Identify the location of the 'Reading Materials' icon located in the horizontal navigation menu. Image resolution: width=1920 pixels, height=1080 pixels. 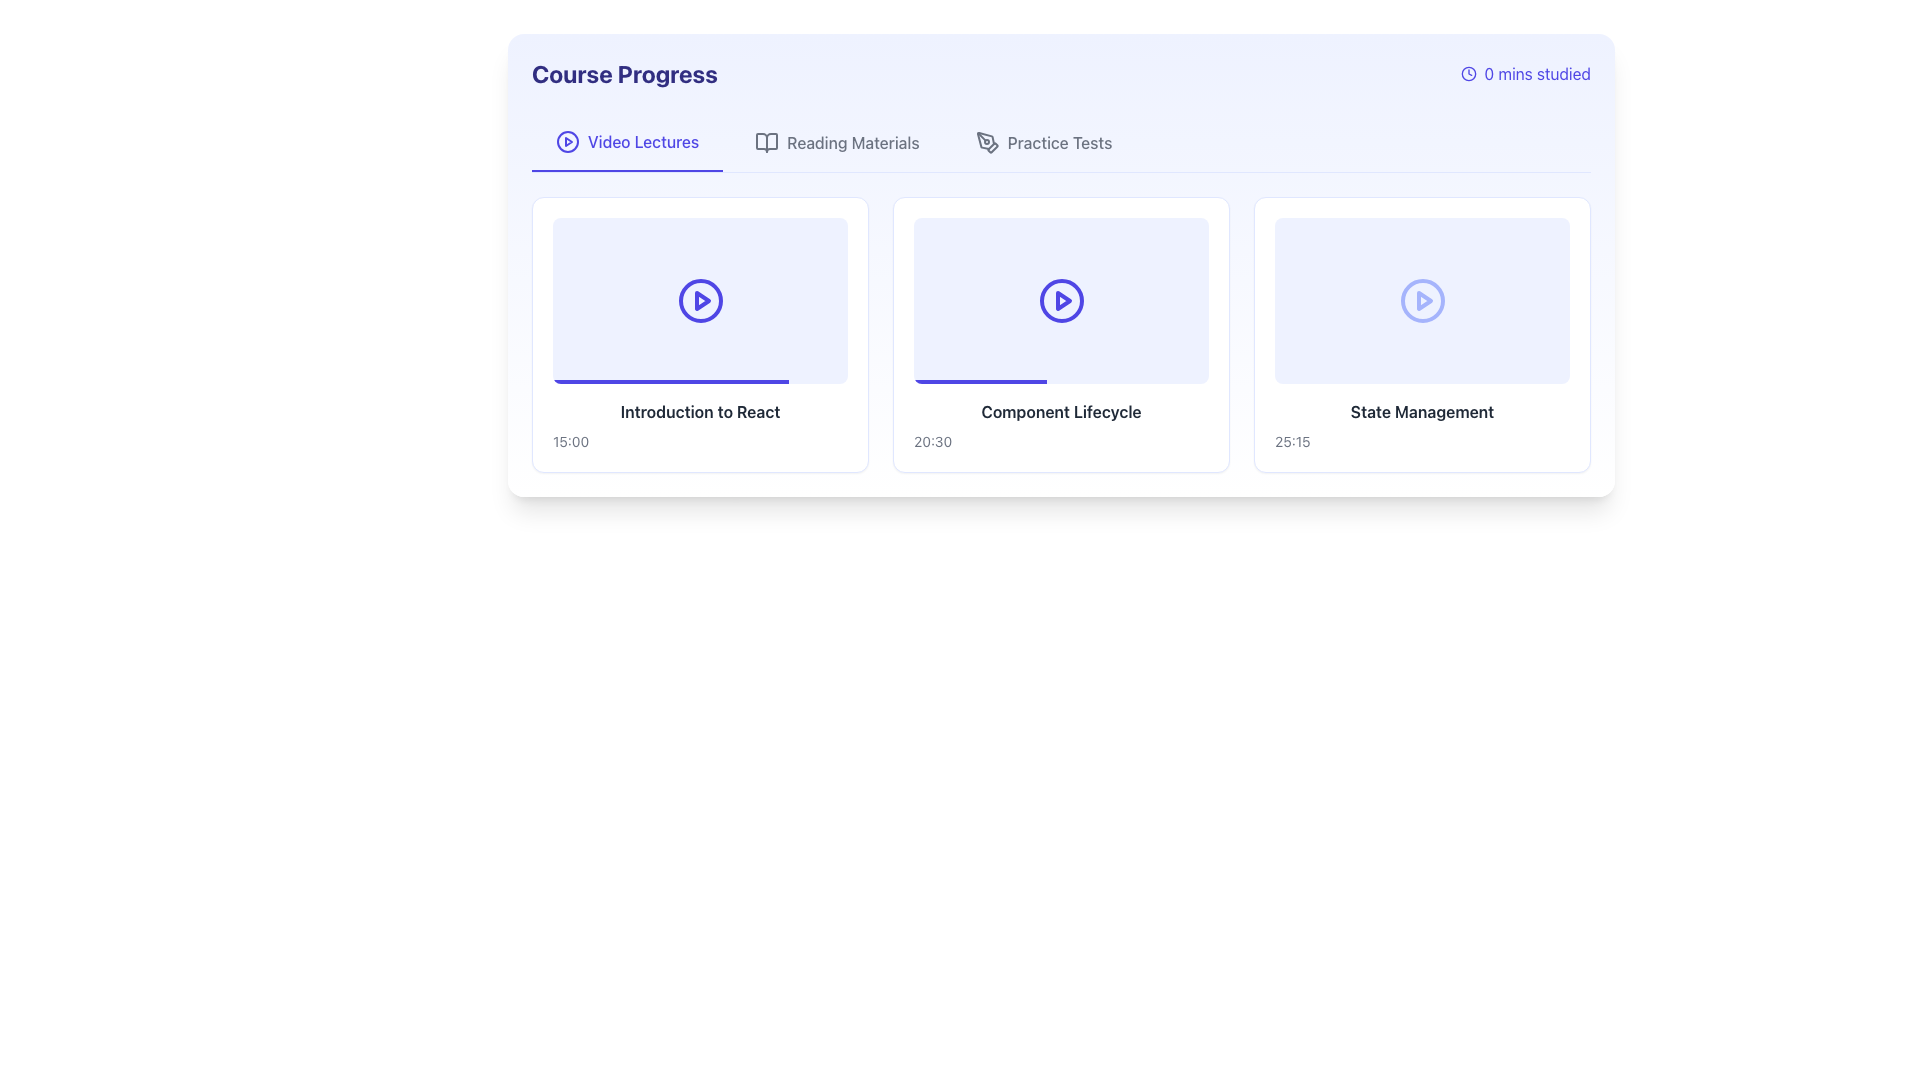
(766, 141).